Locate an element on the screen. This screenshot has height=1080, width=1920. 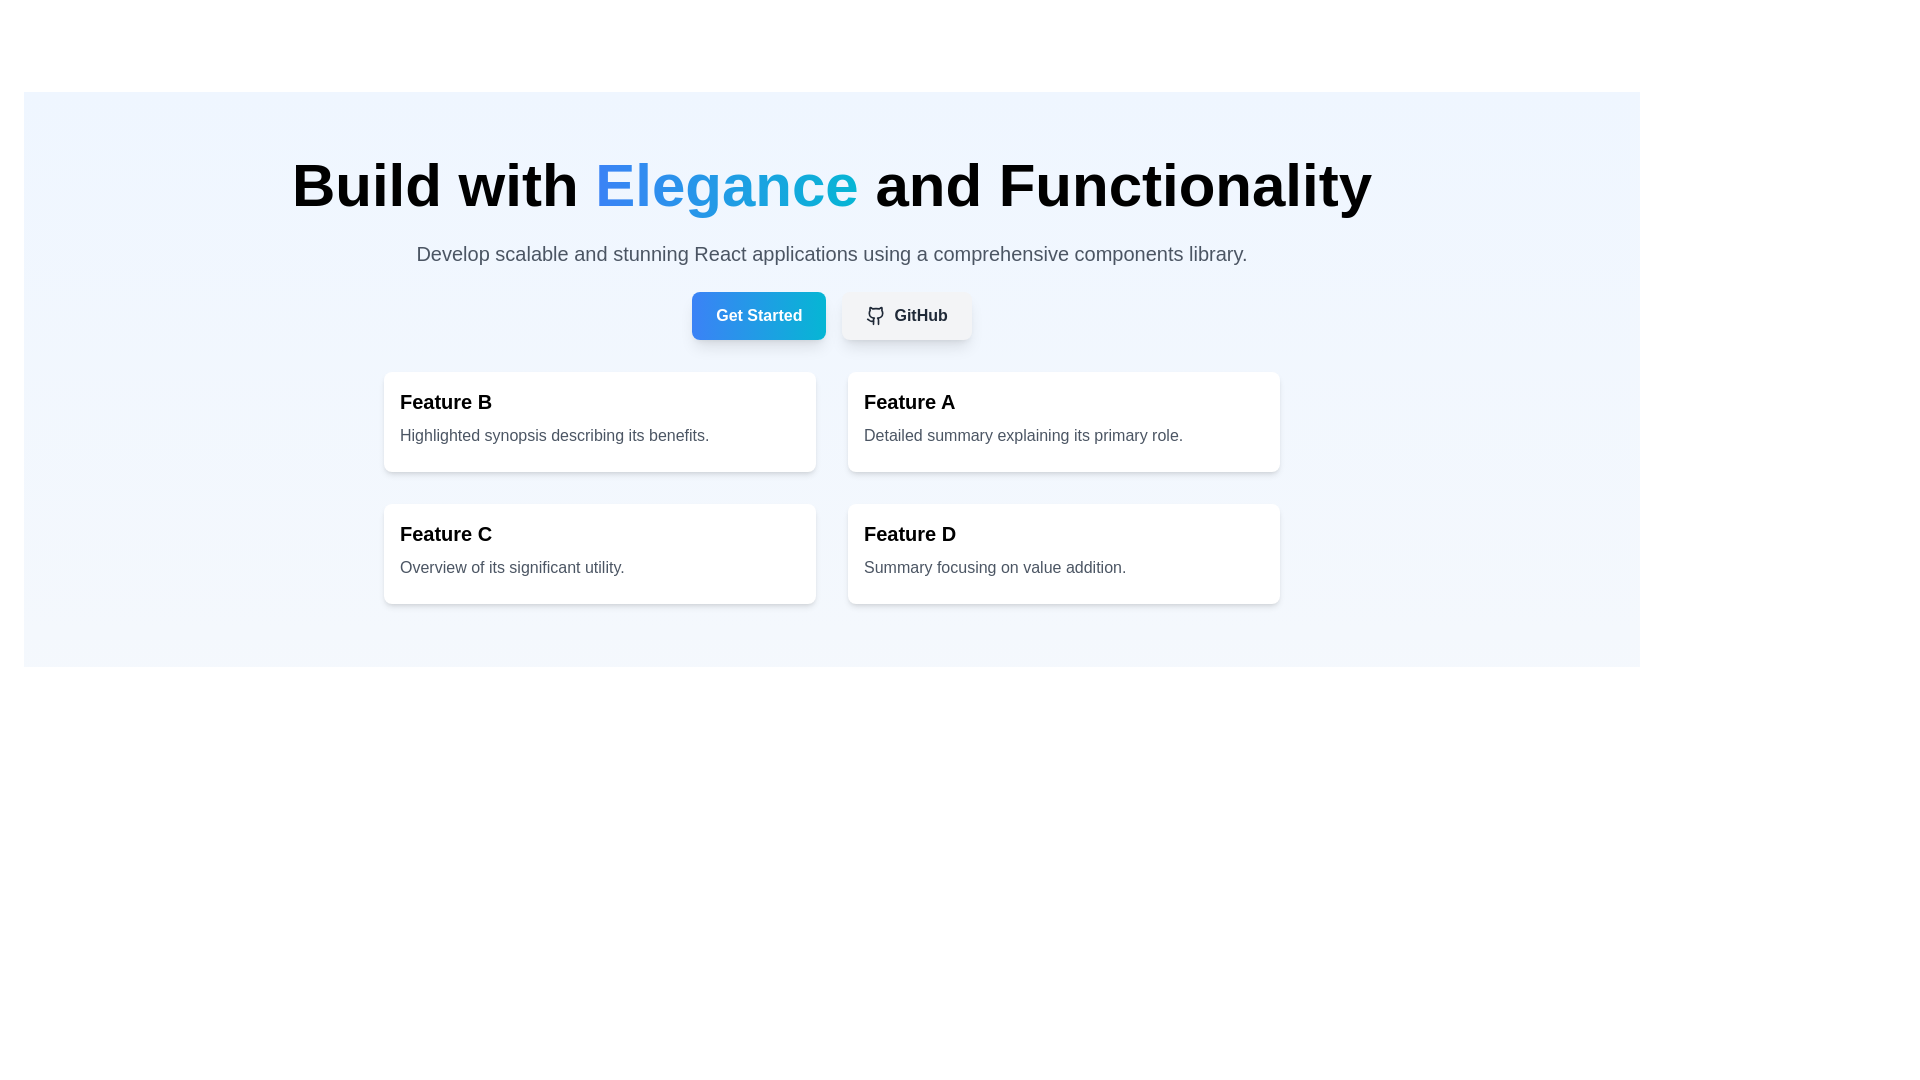
the navigation button that links to the external GitHub repository, located to the right of the 'Get Started' button is located at coordinates (906, 315).